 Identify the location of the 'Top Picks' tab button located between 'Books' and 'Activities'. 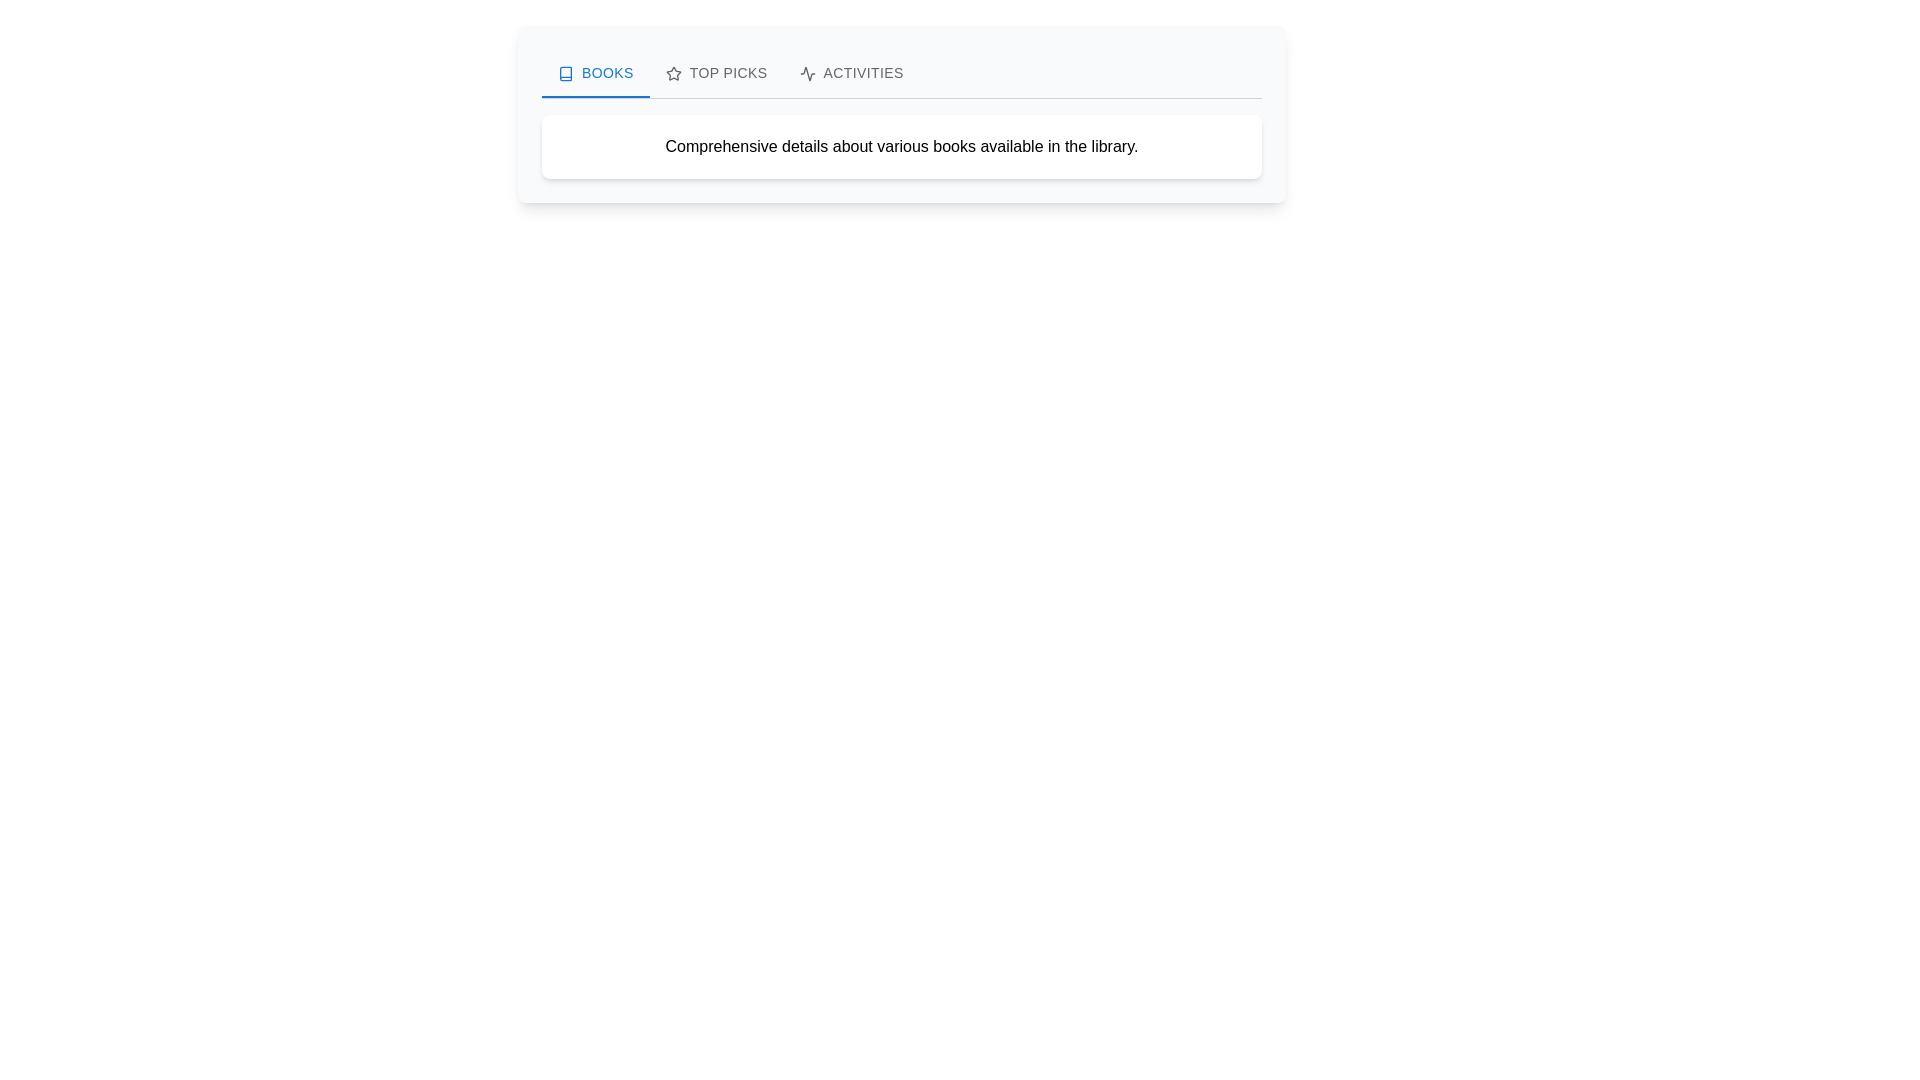
(716, 72).